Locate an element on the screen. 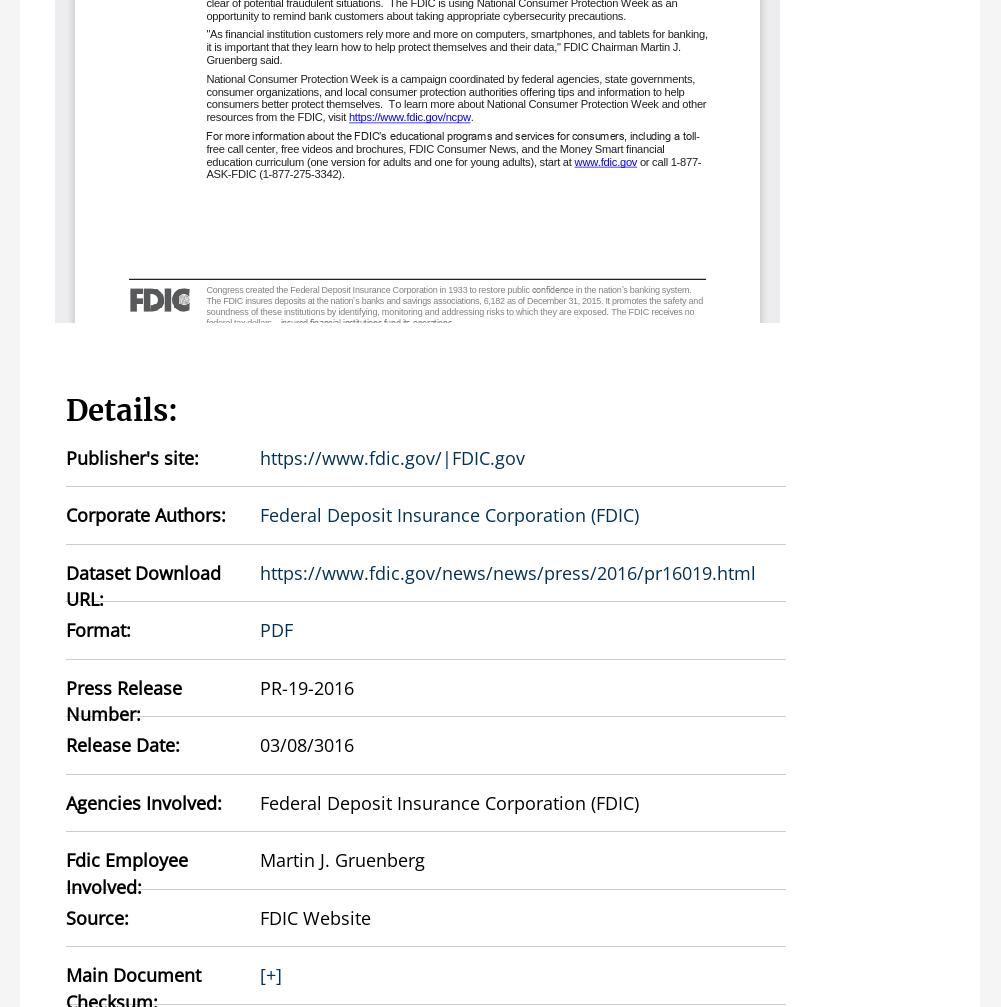 The width and height of the screenshot is (1001, 1007). 'https://www.fdic.gov/|FDIC.gov' is located at coordinates (391, 457).